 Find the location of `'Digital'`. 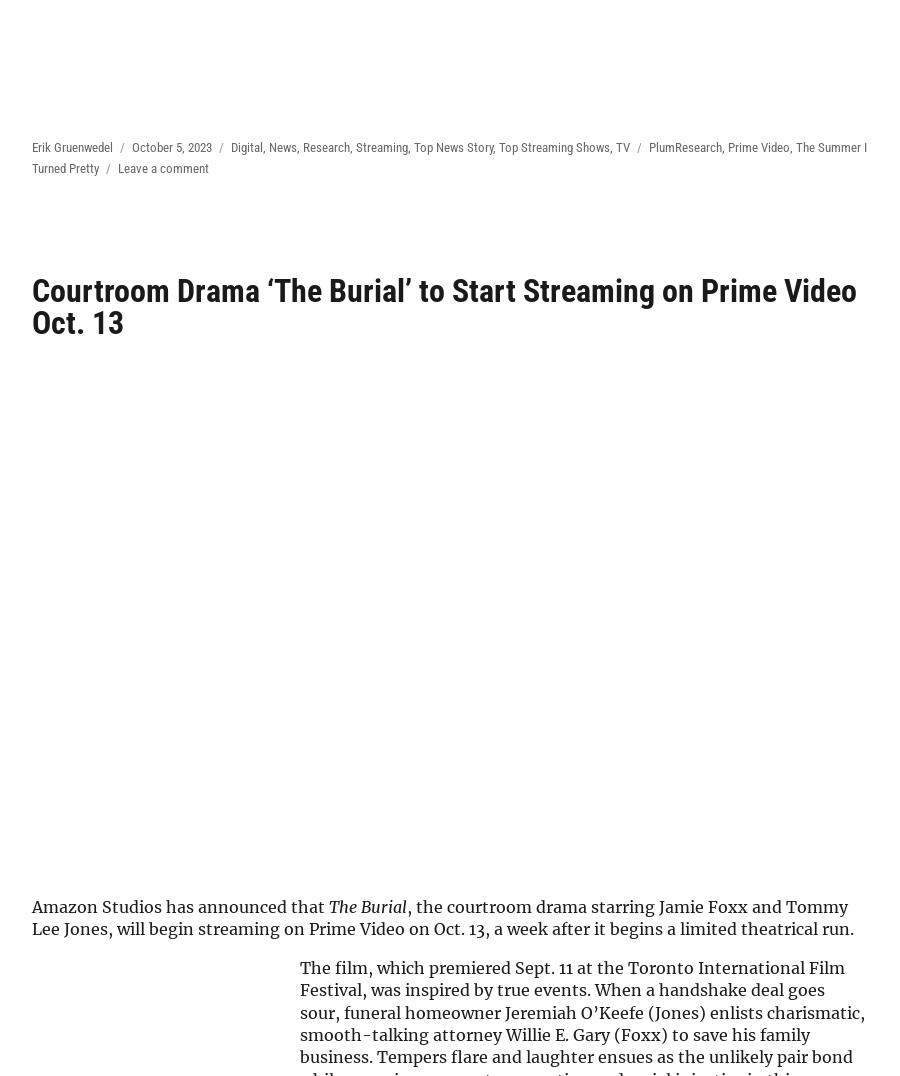

'Digital' is located at coordinates (245, 146).